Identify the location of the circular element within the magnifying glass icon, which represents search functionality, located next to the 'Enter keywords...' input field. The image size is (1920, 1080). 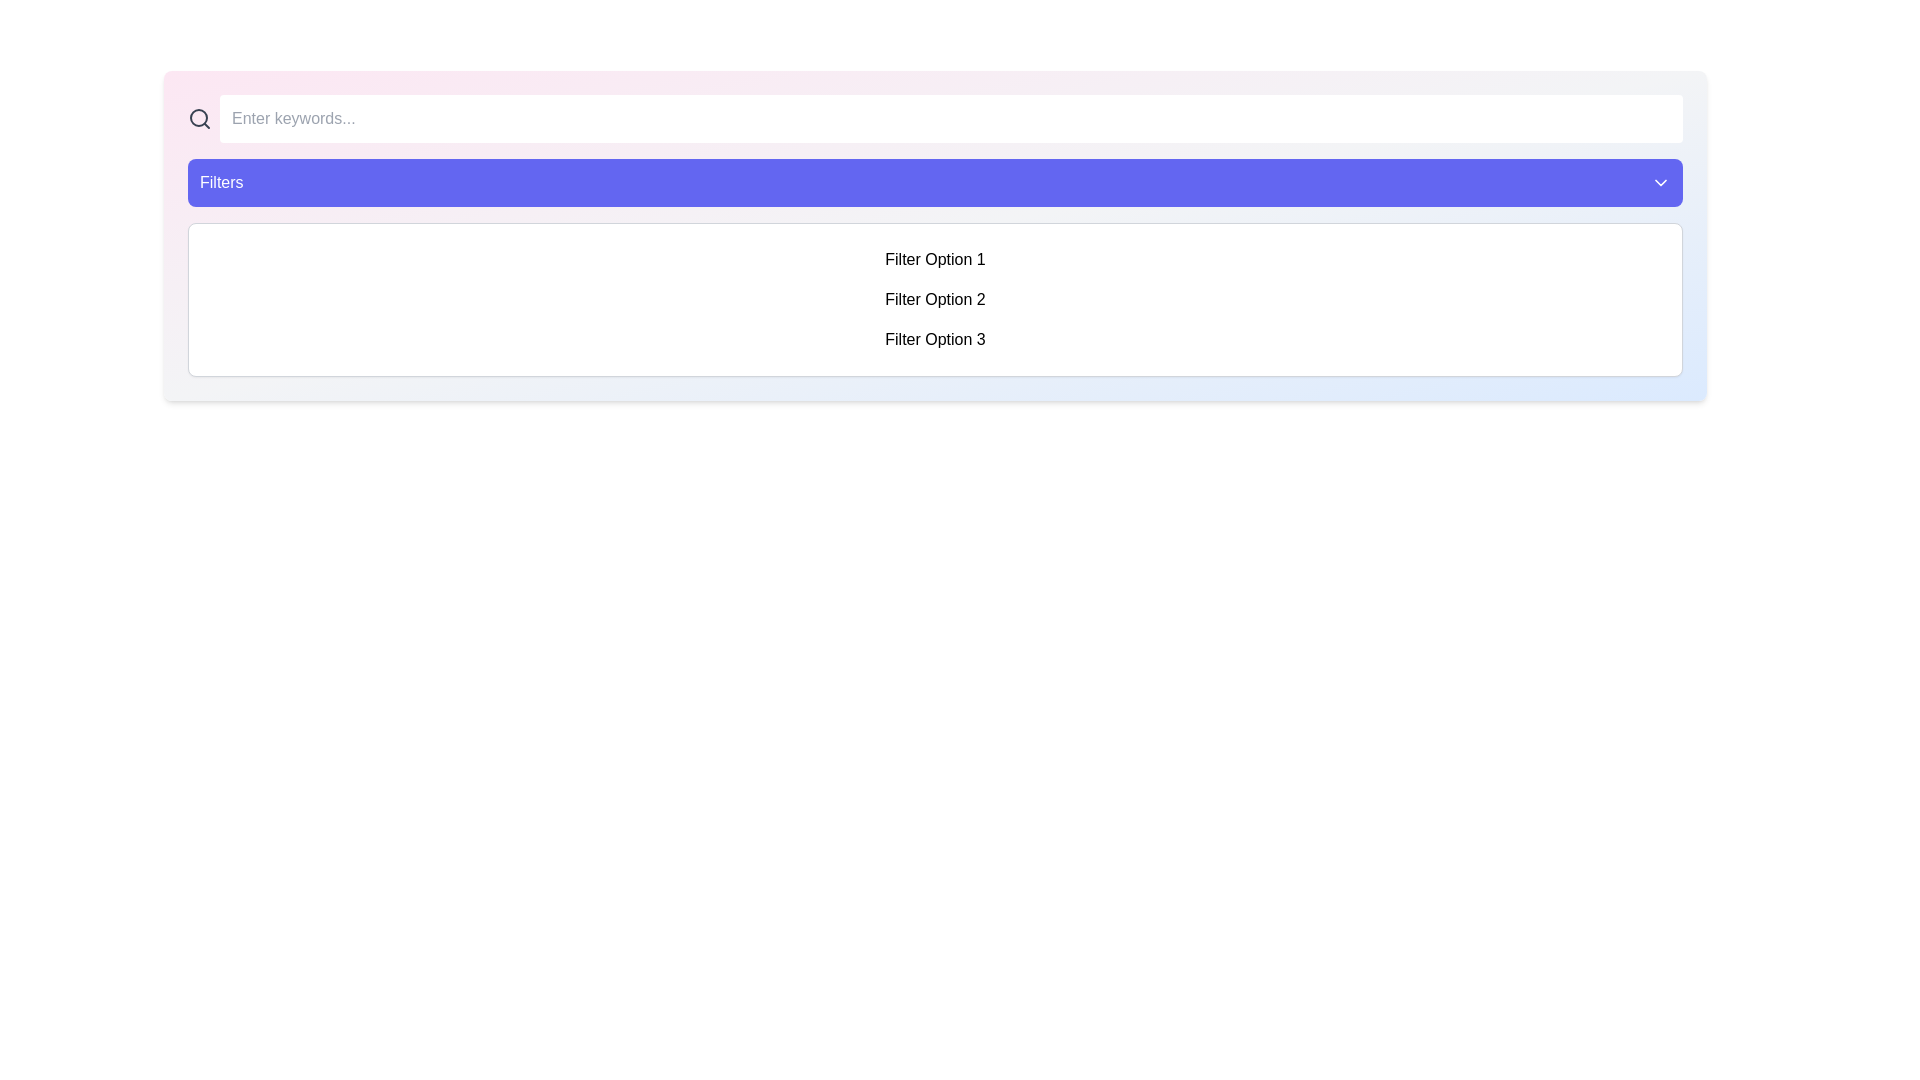
(198, 118).